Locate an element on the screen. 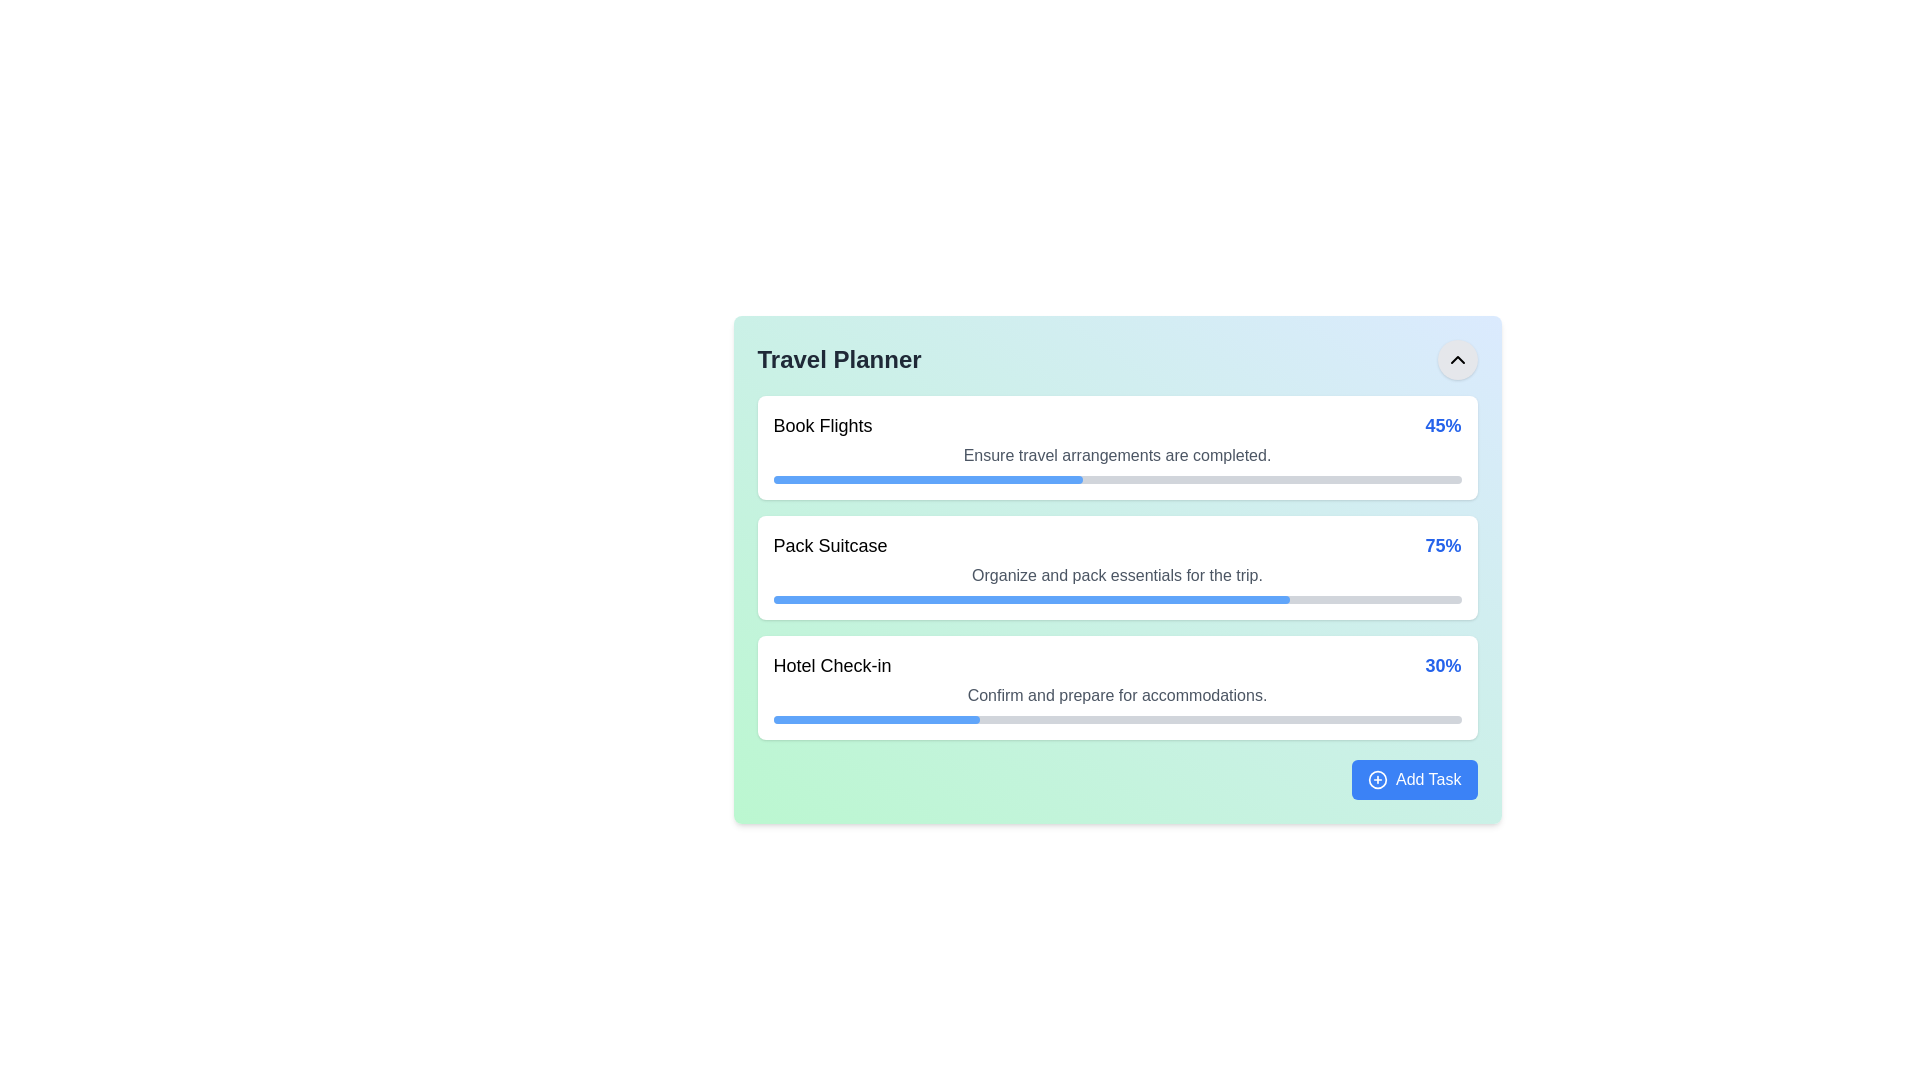 The height and width of the screenshot is (1080, 1920). the 'Pack Suitcase' task list item with progress bar for potential further actions is located at coordinates (1116, 567).